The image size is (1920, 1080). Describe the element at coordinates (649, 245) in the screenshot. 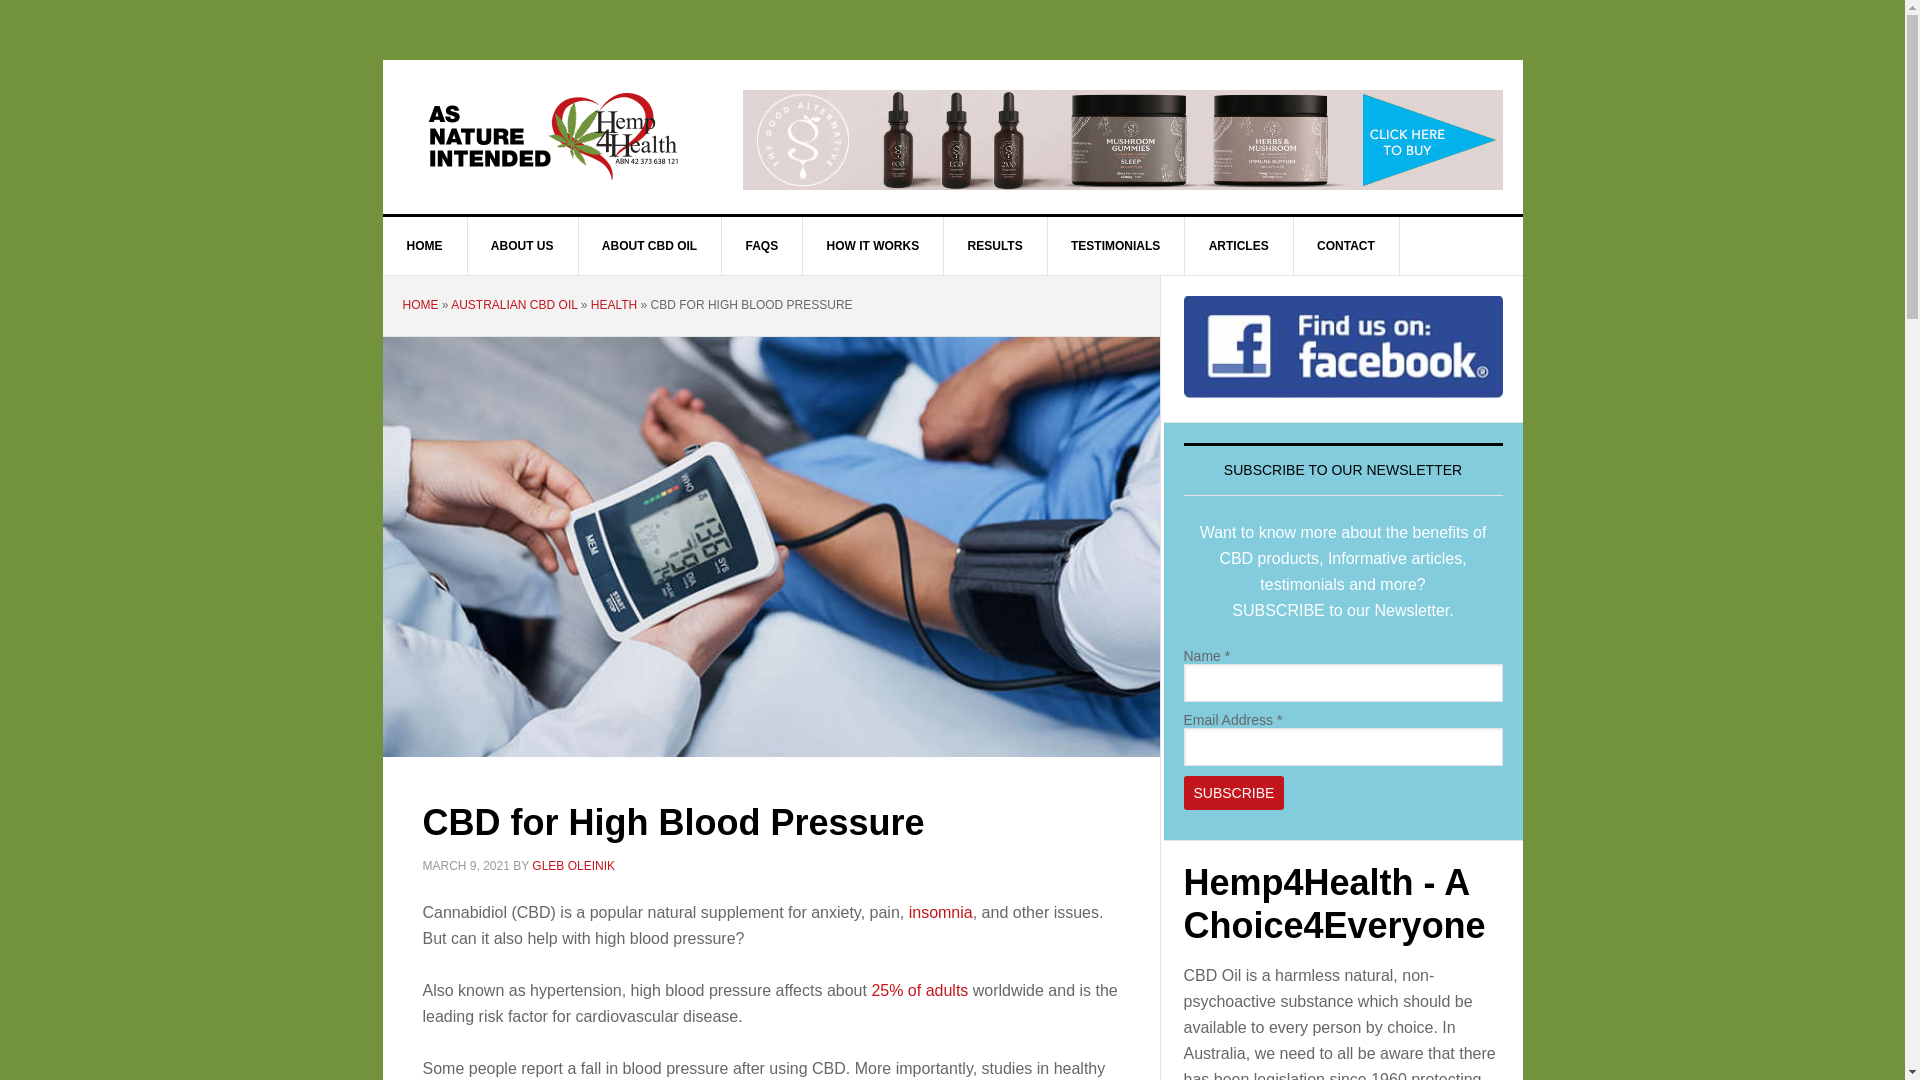

I see `'ABOUT CBD OIL'` at that location.